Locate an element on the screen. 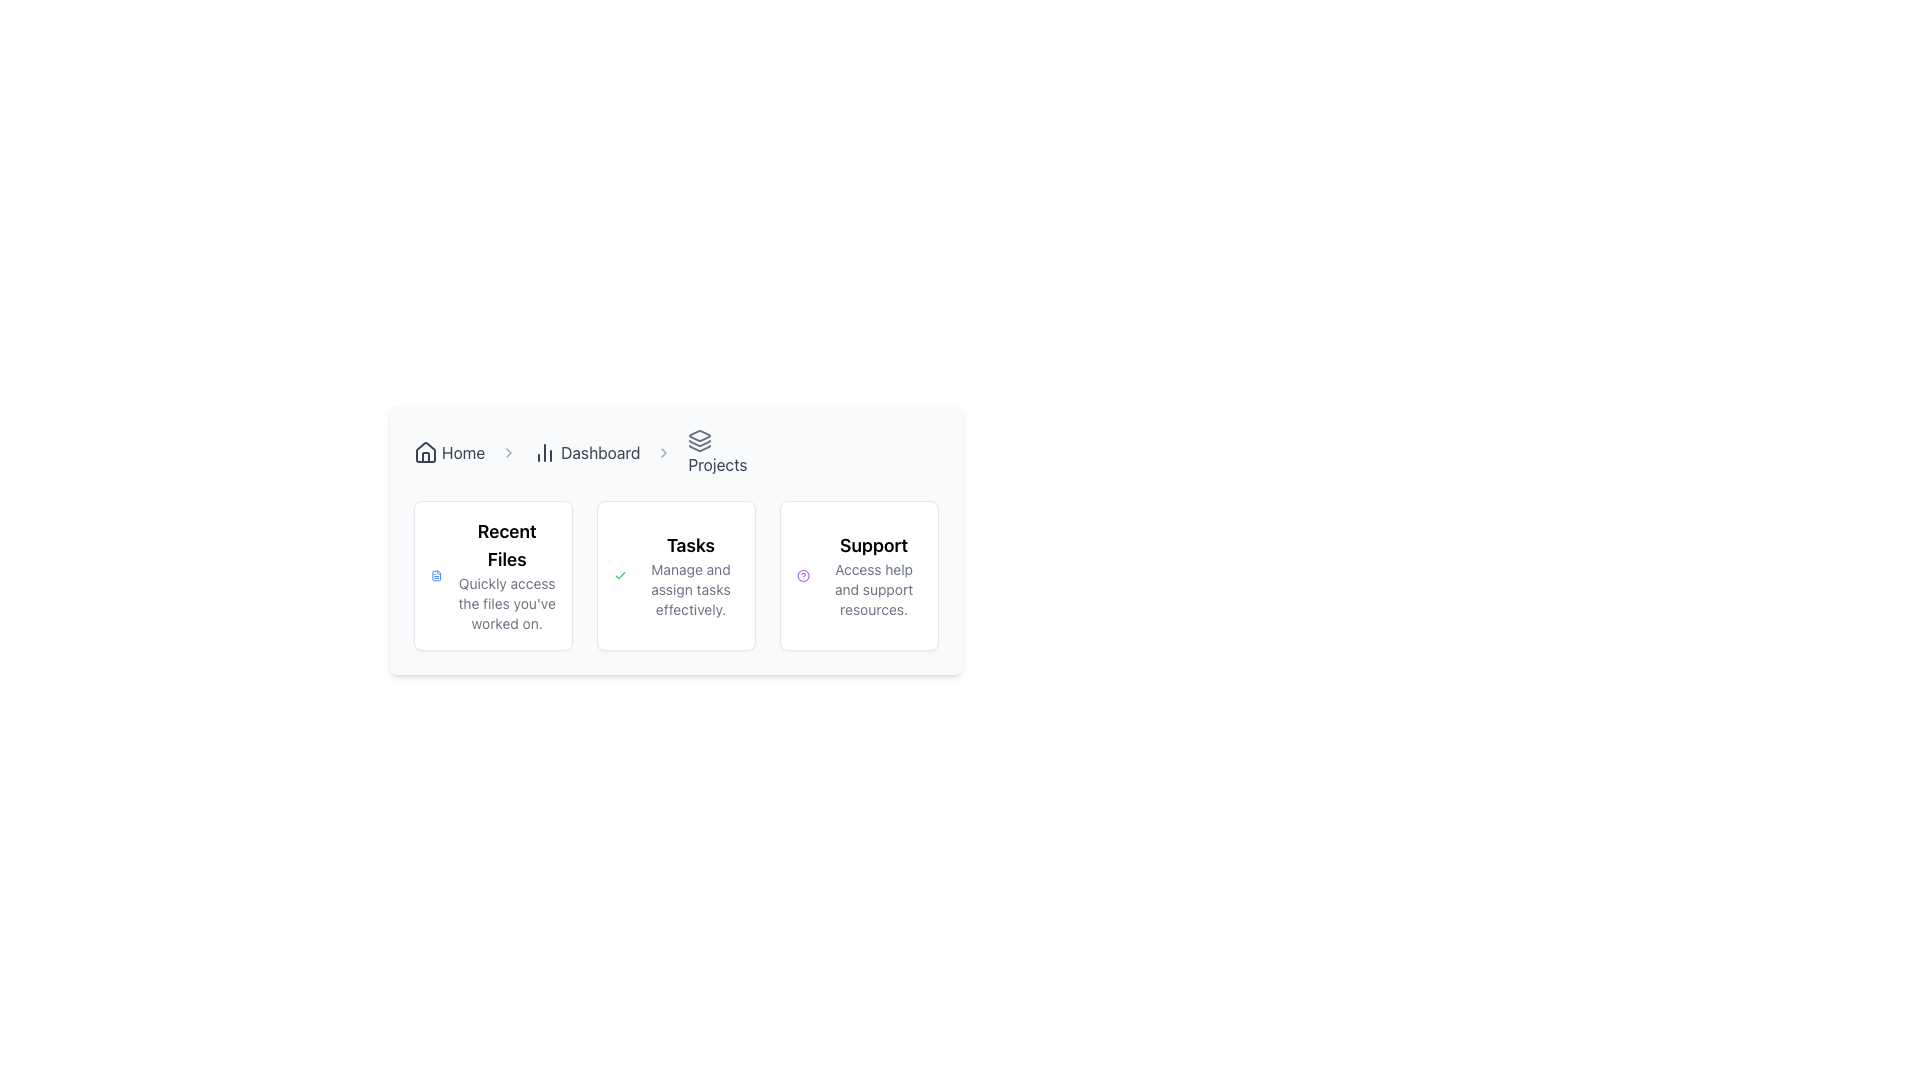 The image size is (1920, 1080). the 'Support' icon located within the third card that indicates help or support-related functionality is located at coordinates (803, 575).